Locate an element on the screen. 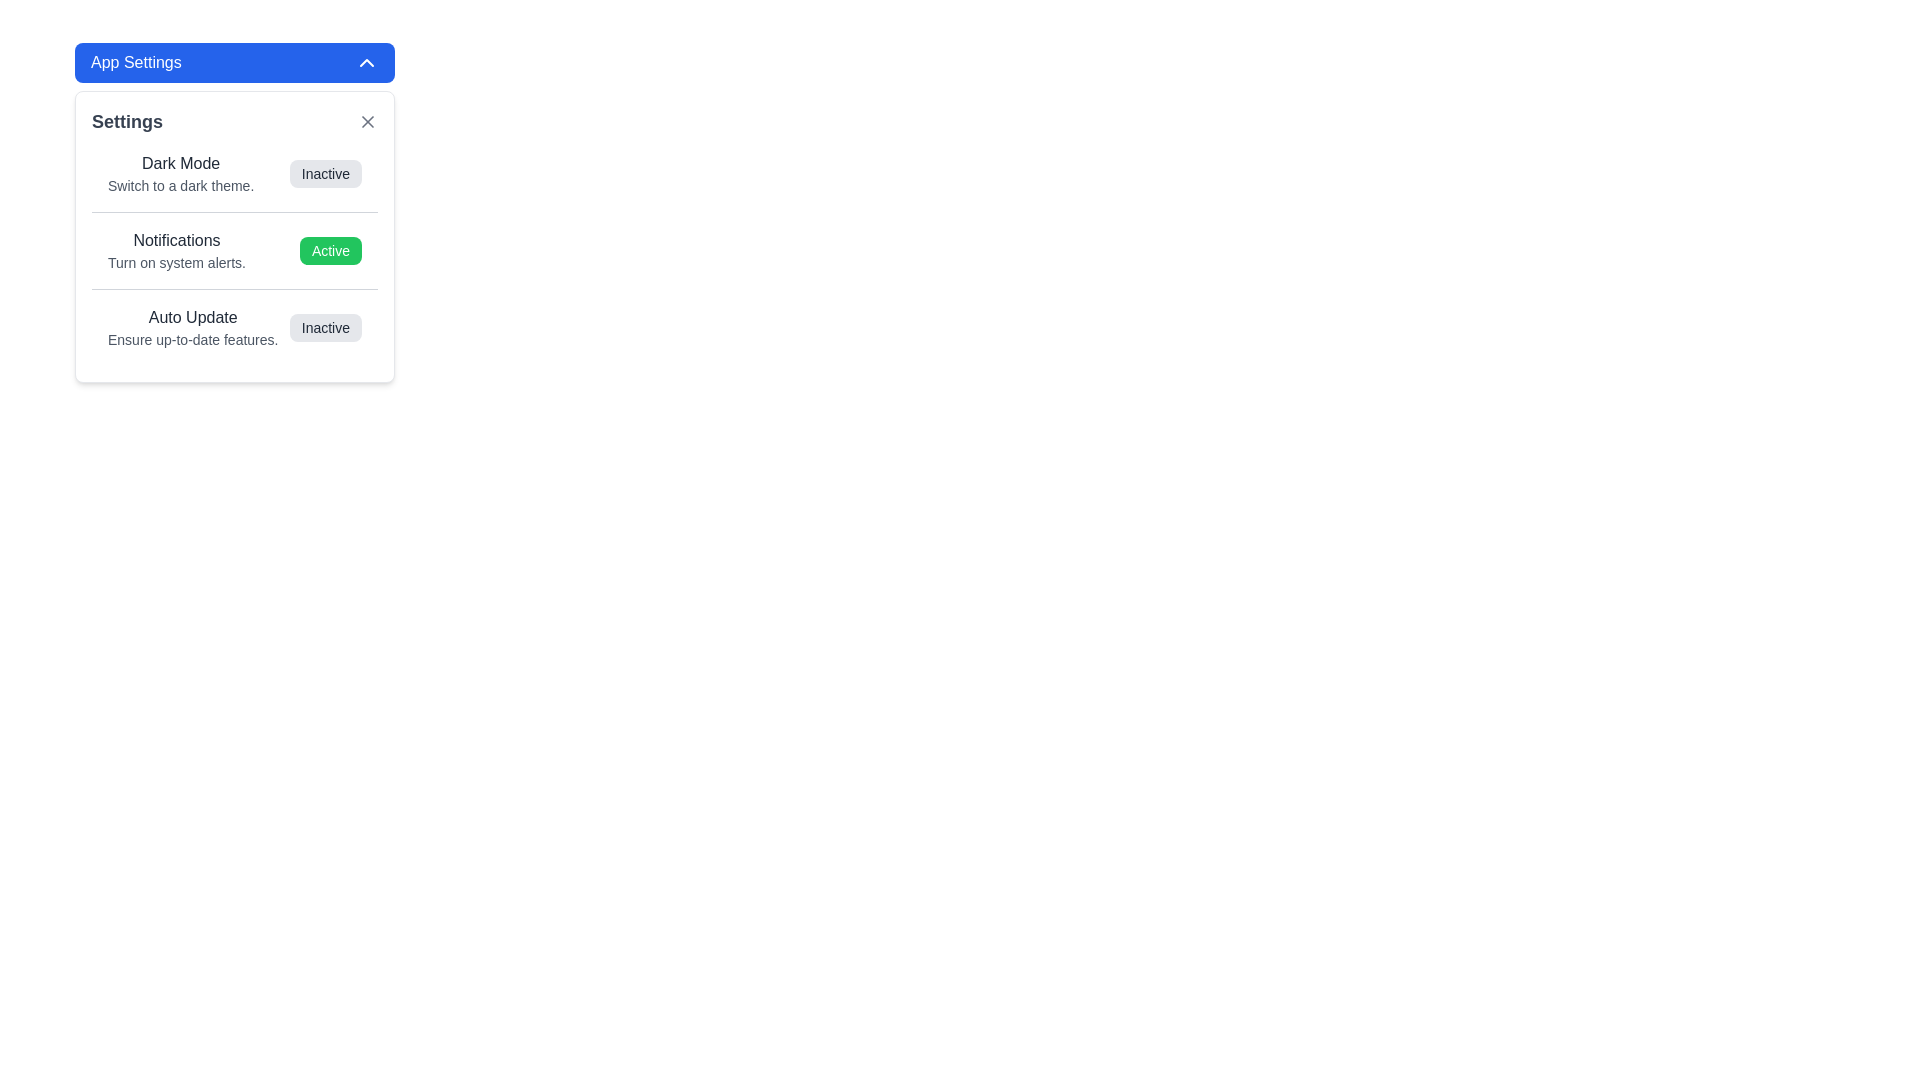 The width and height of the screenshot is (1920, 1080). the Text block that provides information about the 'Auto Update' feature, located in the middle-bottom part of the settings panel, below the 'Notifications' section is located at coordinates (193, 326).